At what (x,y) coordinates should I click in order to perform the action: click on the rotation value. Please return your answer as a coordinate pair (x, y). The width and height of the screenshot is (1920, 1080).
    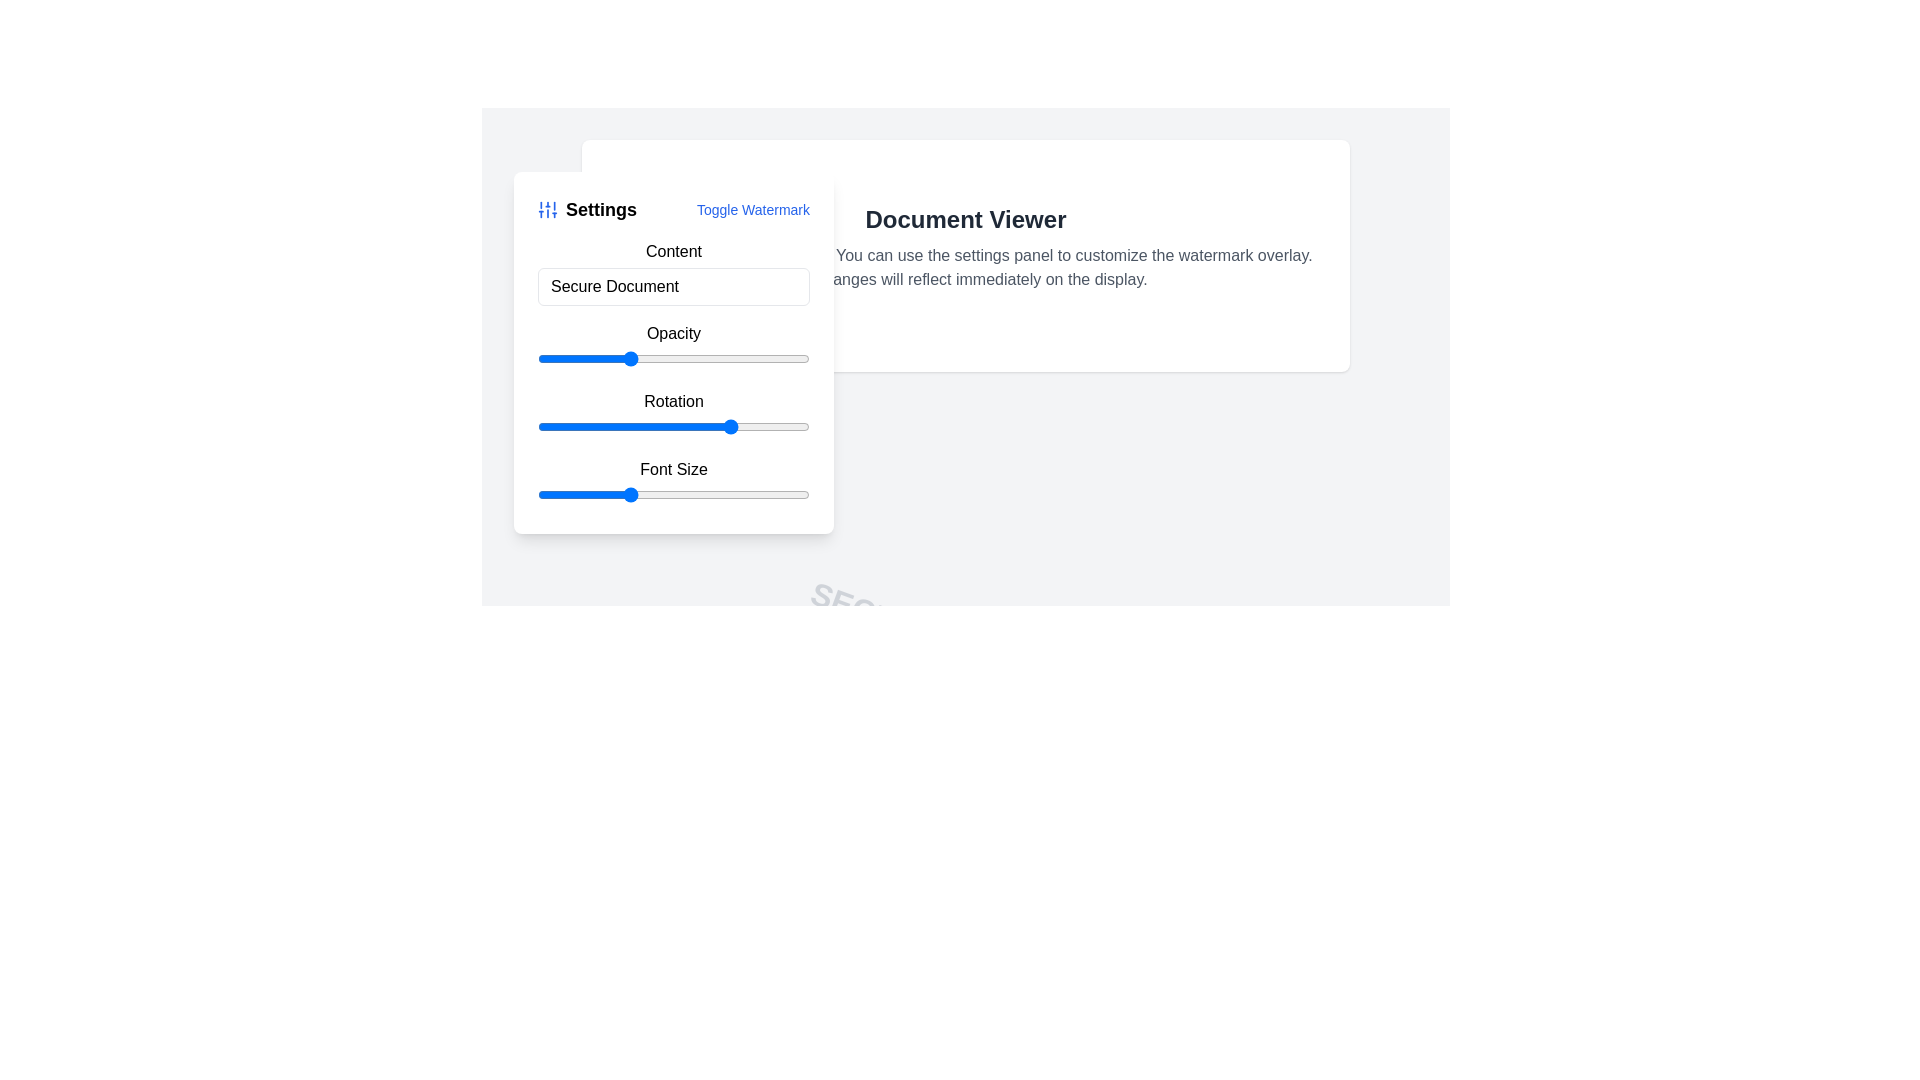
    Looking at the image, I should click on (745, 426).